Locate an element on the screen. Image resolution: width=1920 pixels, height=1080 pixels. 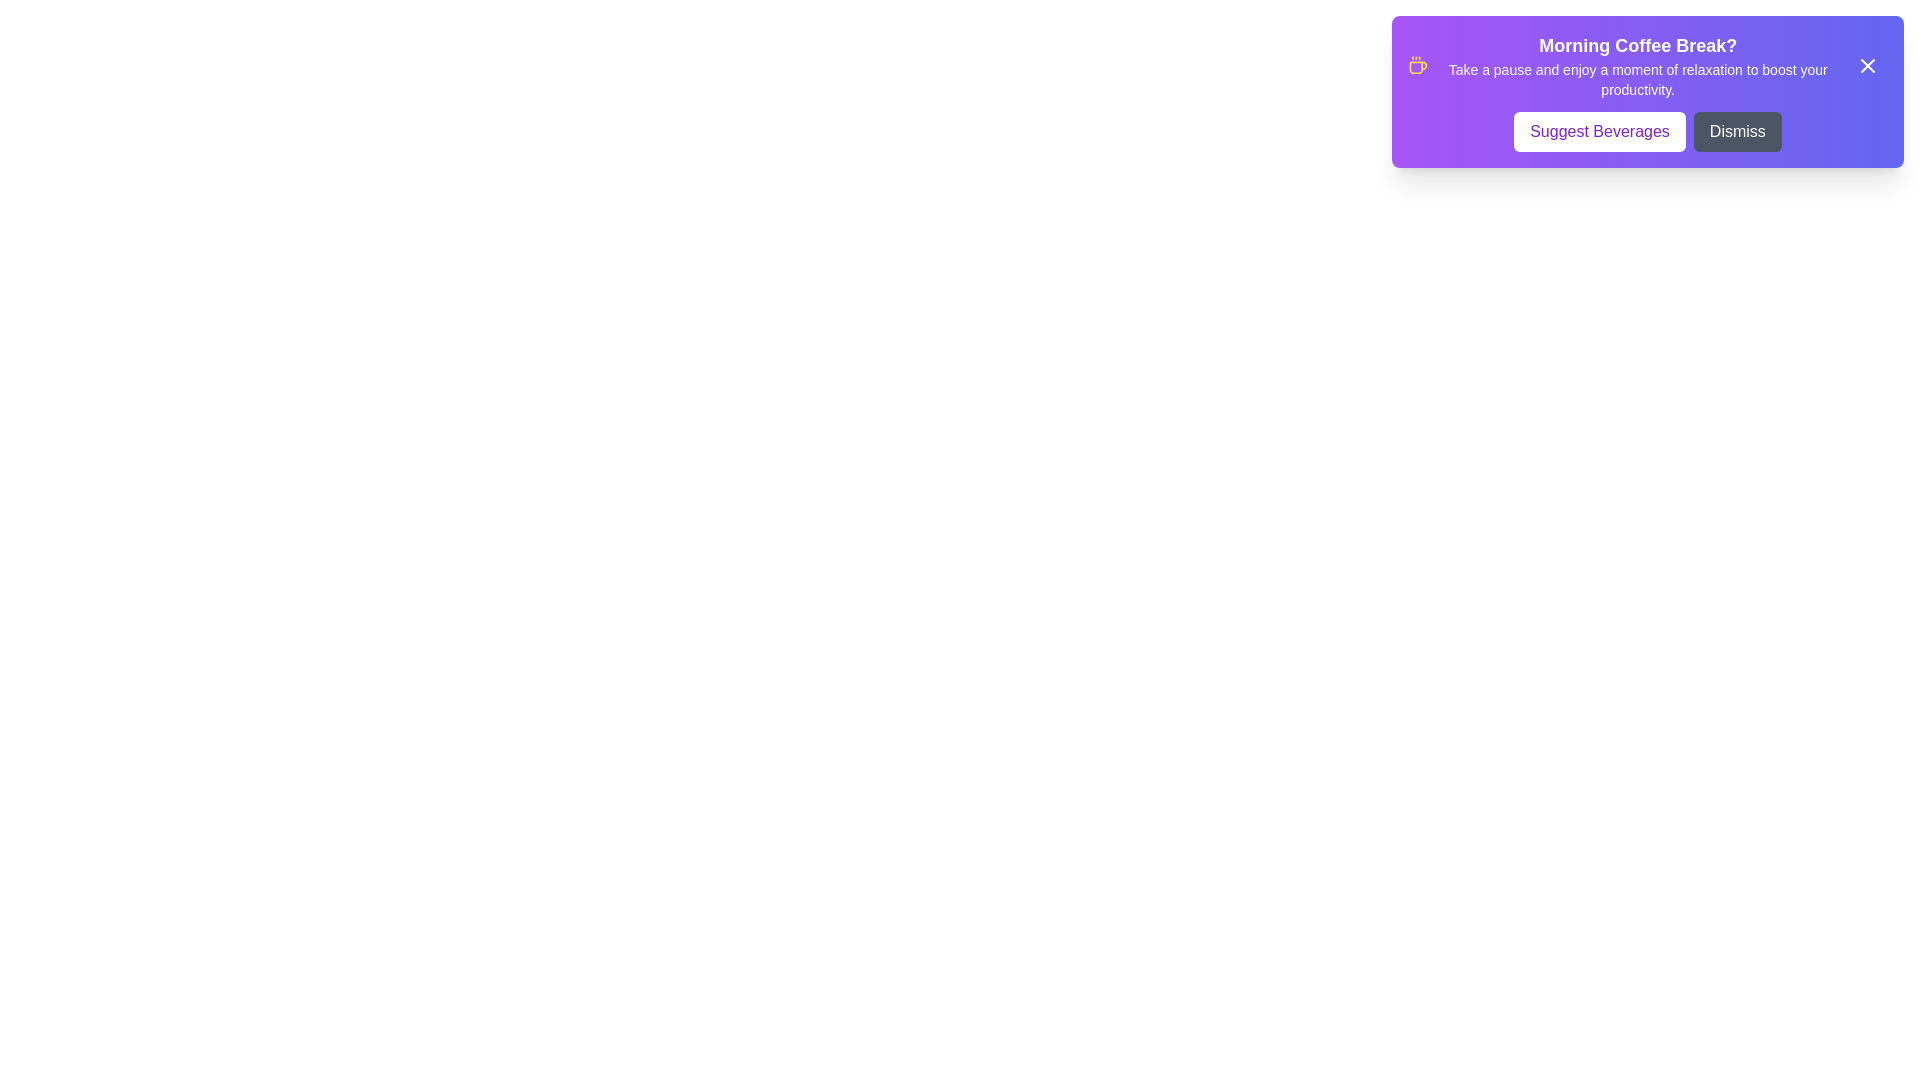
'Dismiss' button to hide the snackbar is located at coordinates (1736, 131).